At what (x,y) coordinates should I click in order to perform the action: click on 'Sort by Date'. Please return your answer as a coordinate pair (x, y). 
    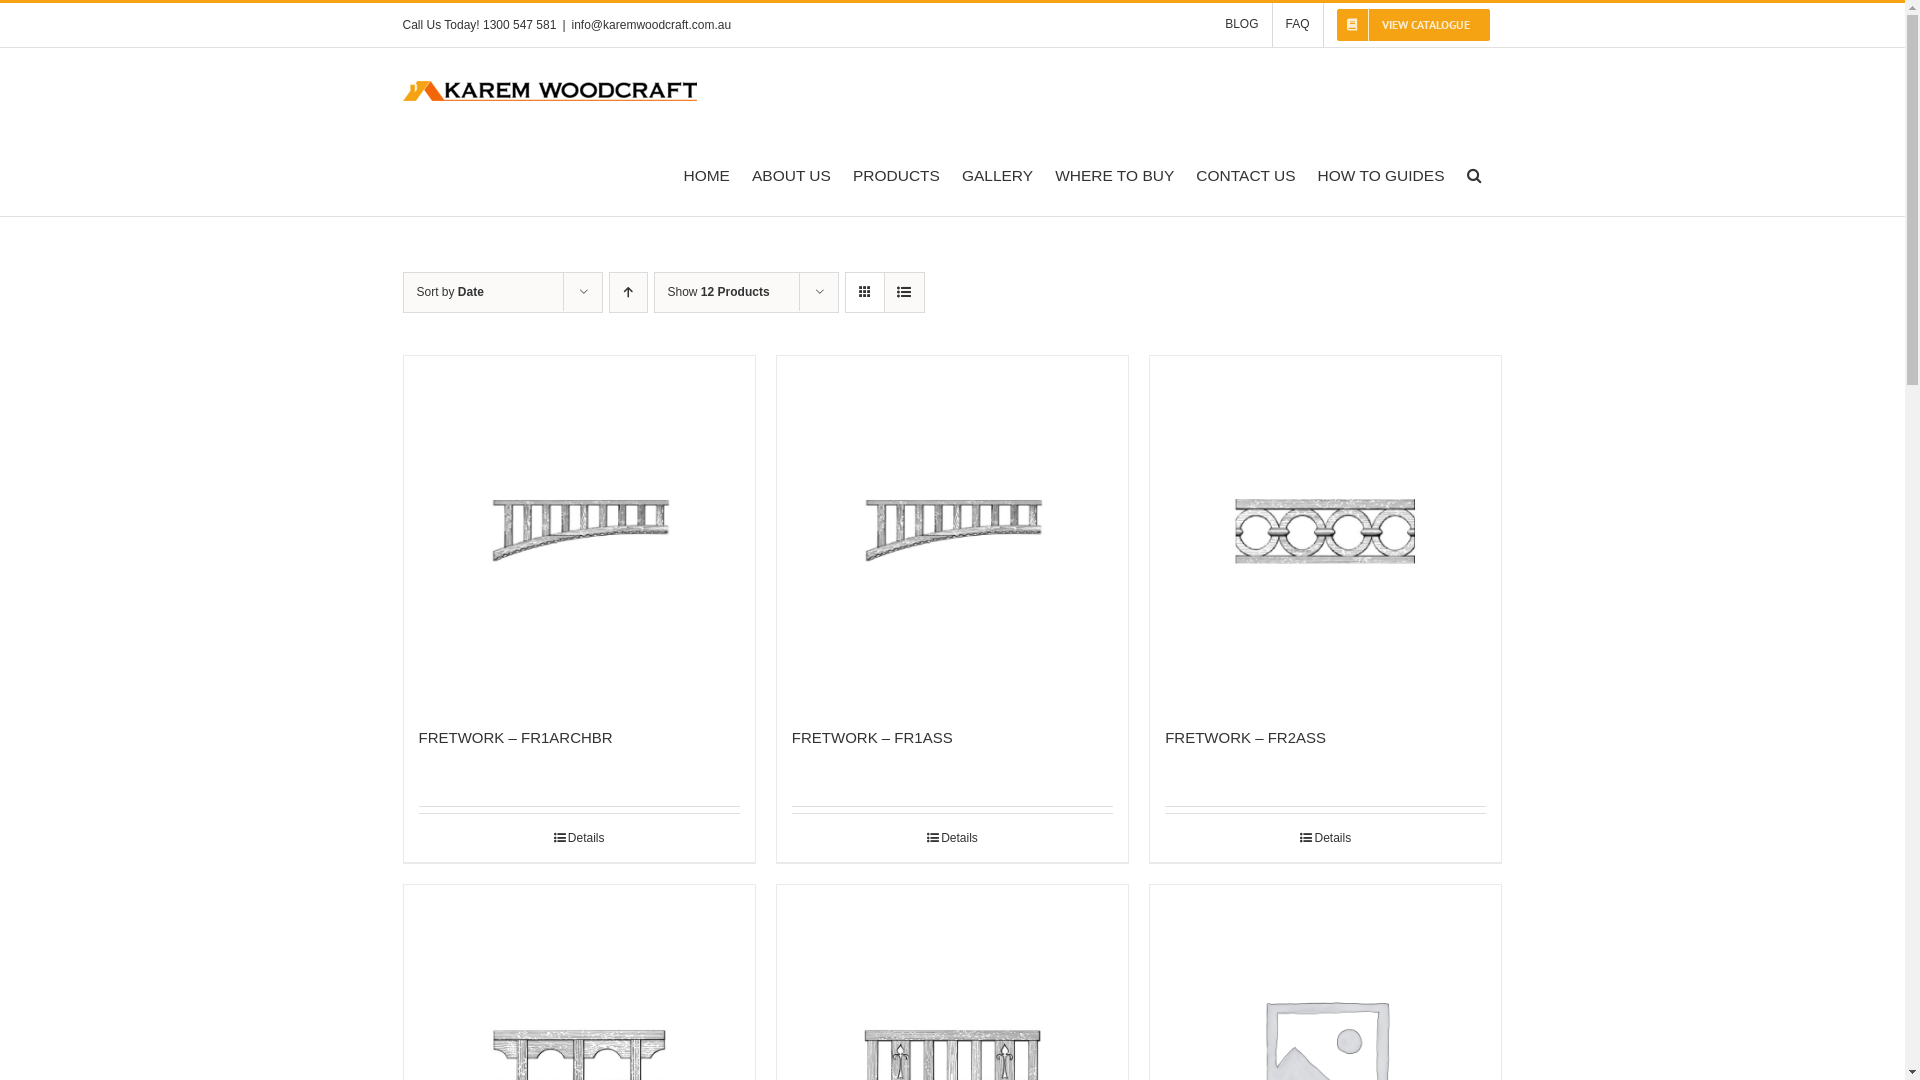
    Looking at the image, I should click on (448, 292).